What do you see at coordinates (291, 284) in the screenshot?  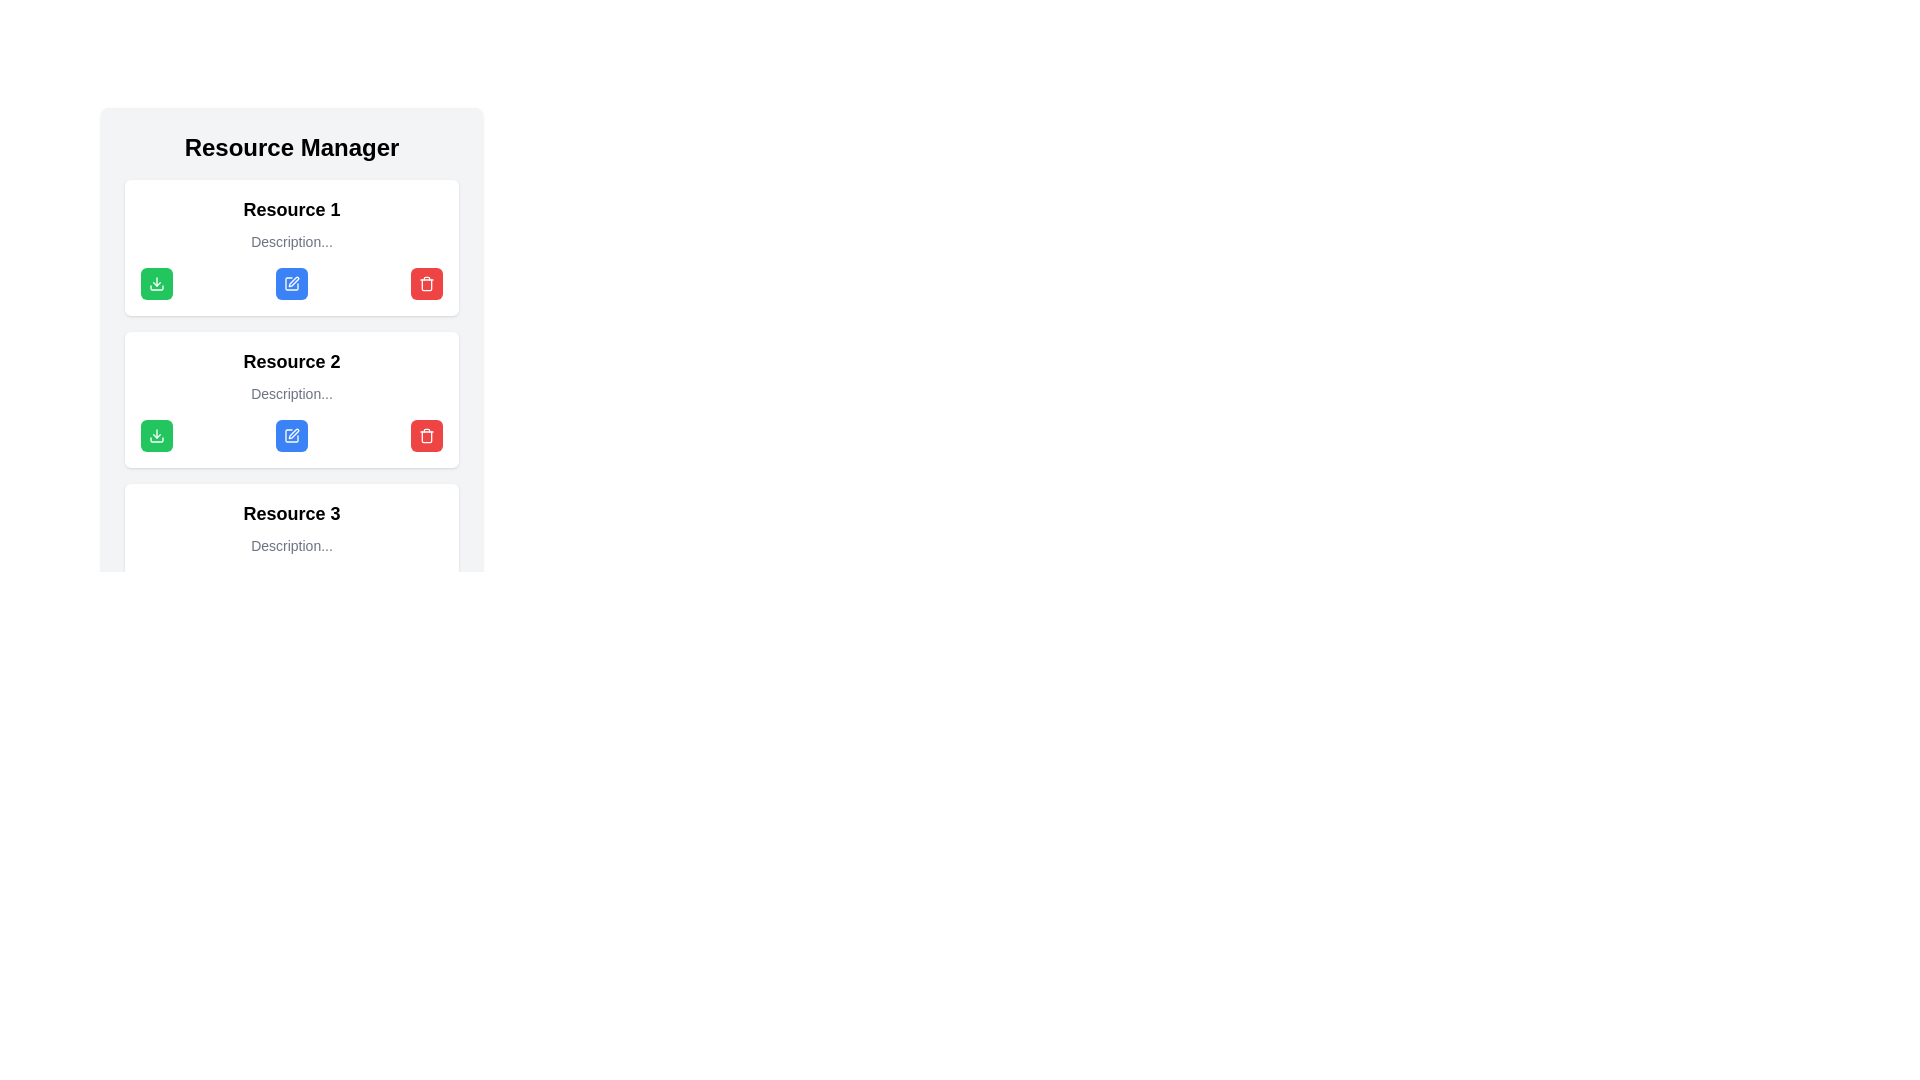 I see `the middle button associated with 'Resource 1' to initiate editing` at bounding box center [291, 284].